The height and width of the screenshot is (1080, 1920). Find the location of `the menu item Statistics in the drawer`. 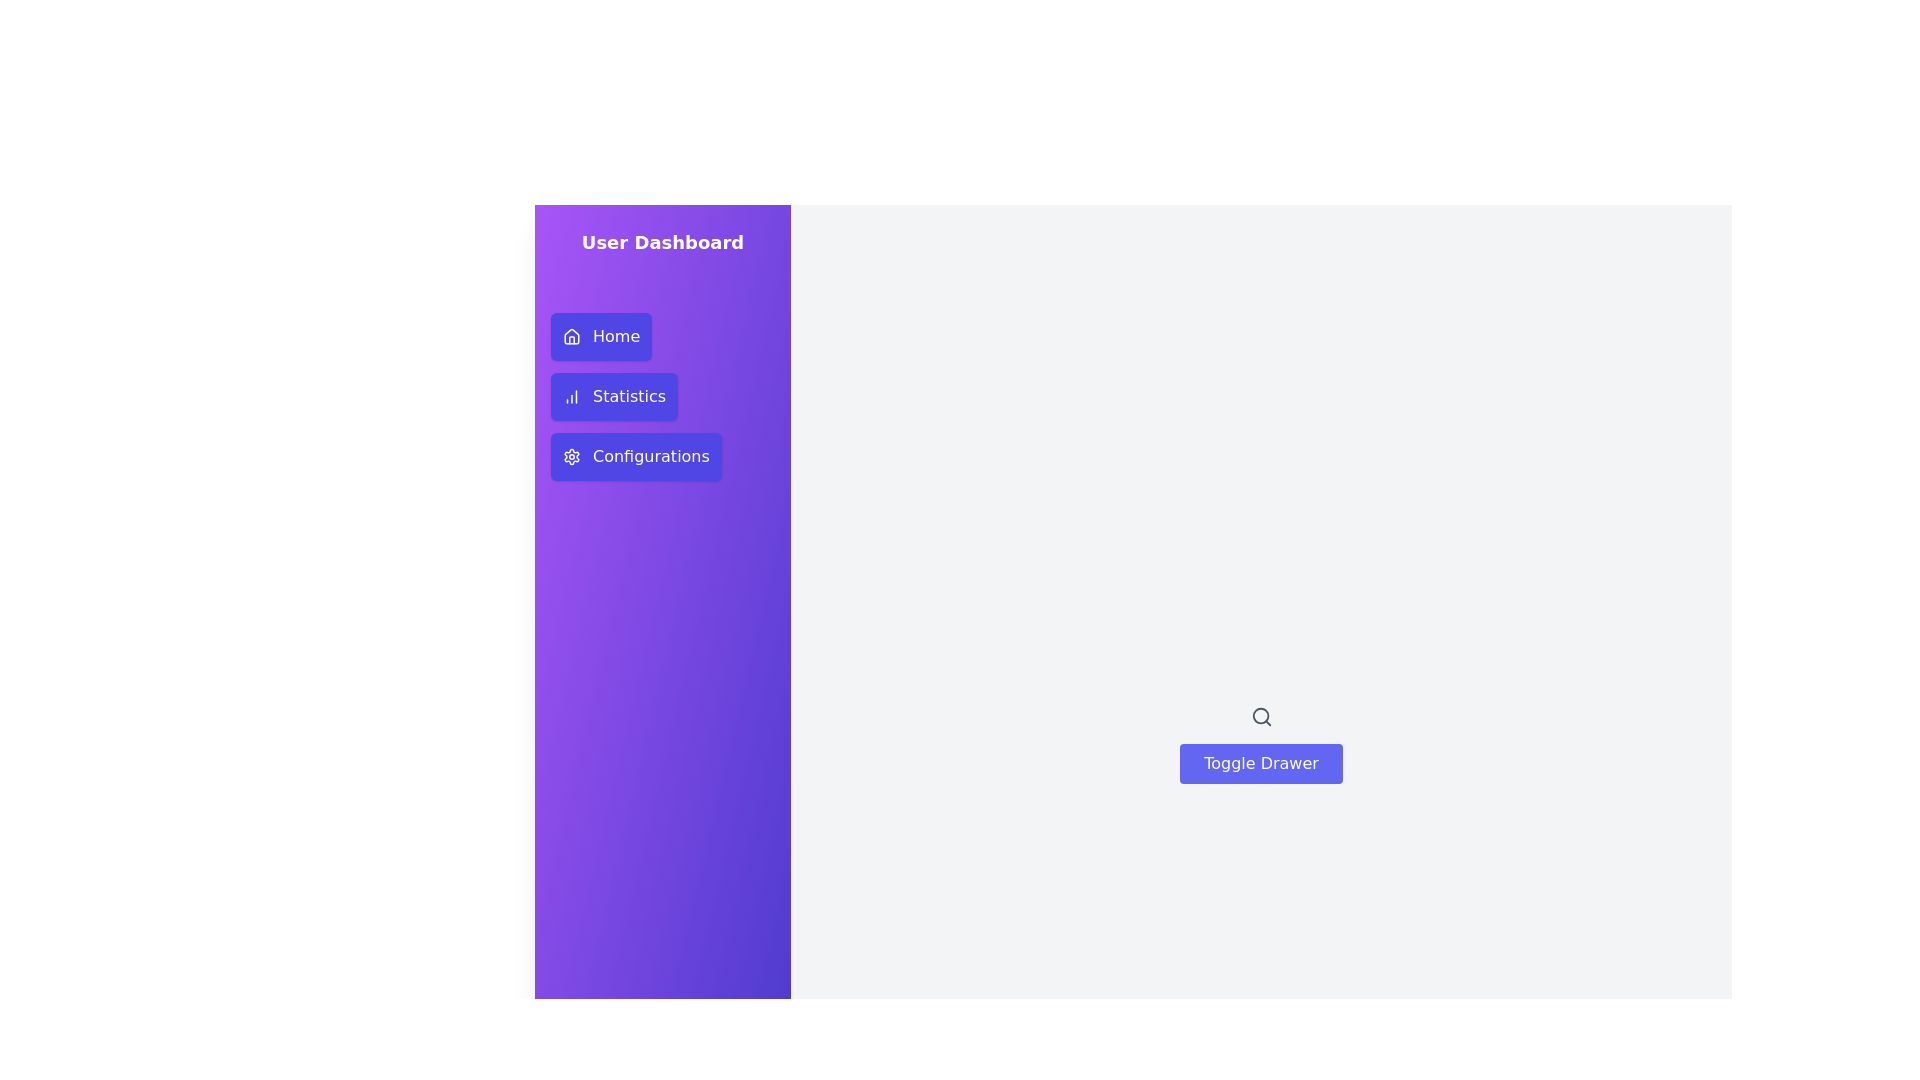

the menu item Statistics in the drawer is located at coordinates (613, 397).